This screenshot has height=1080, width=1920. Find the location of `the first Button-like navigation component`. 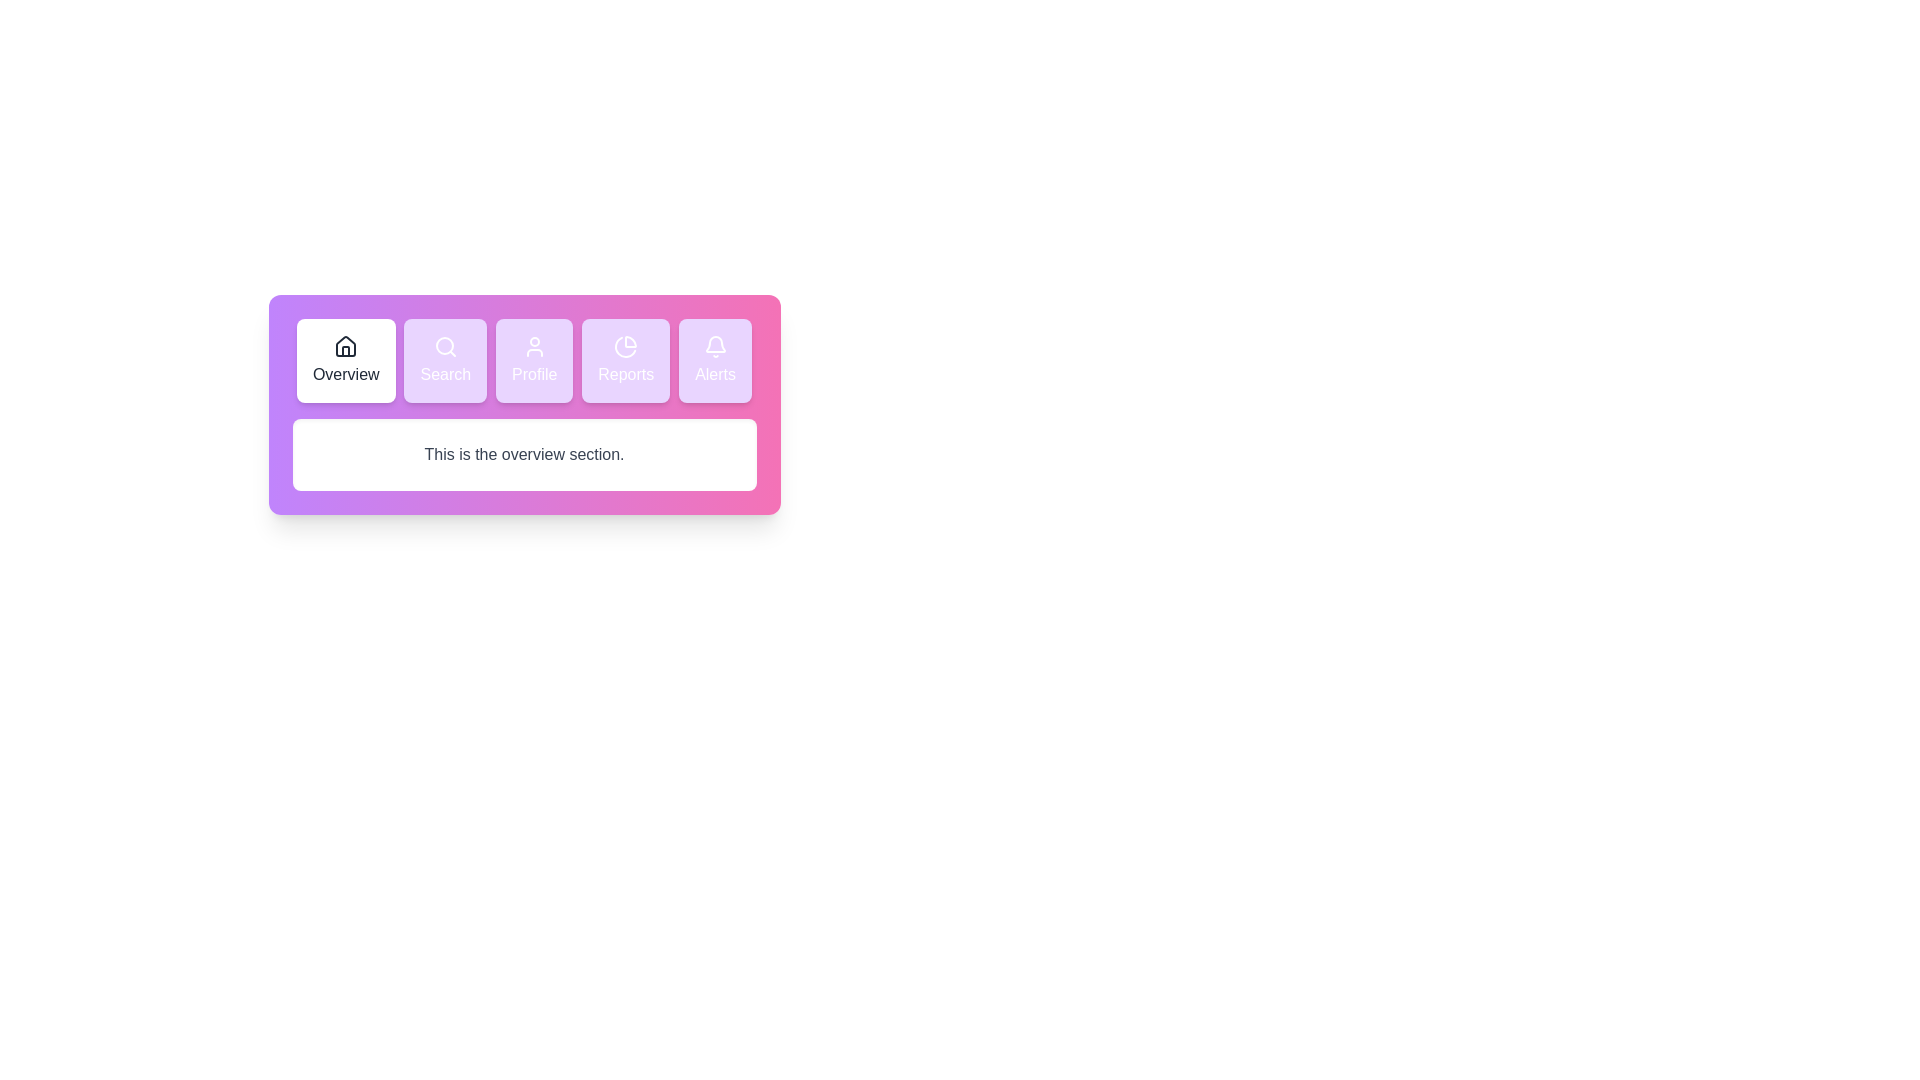

the first Button-like navigation component is located at coordinates (345, 361).